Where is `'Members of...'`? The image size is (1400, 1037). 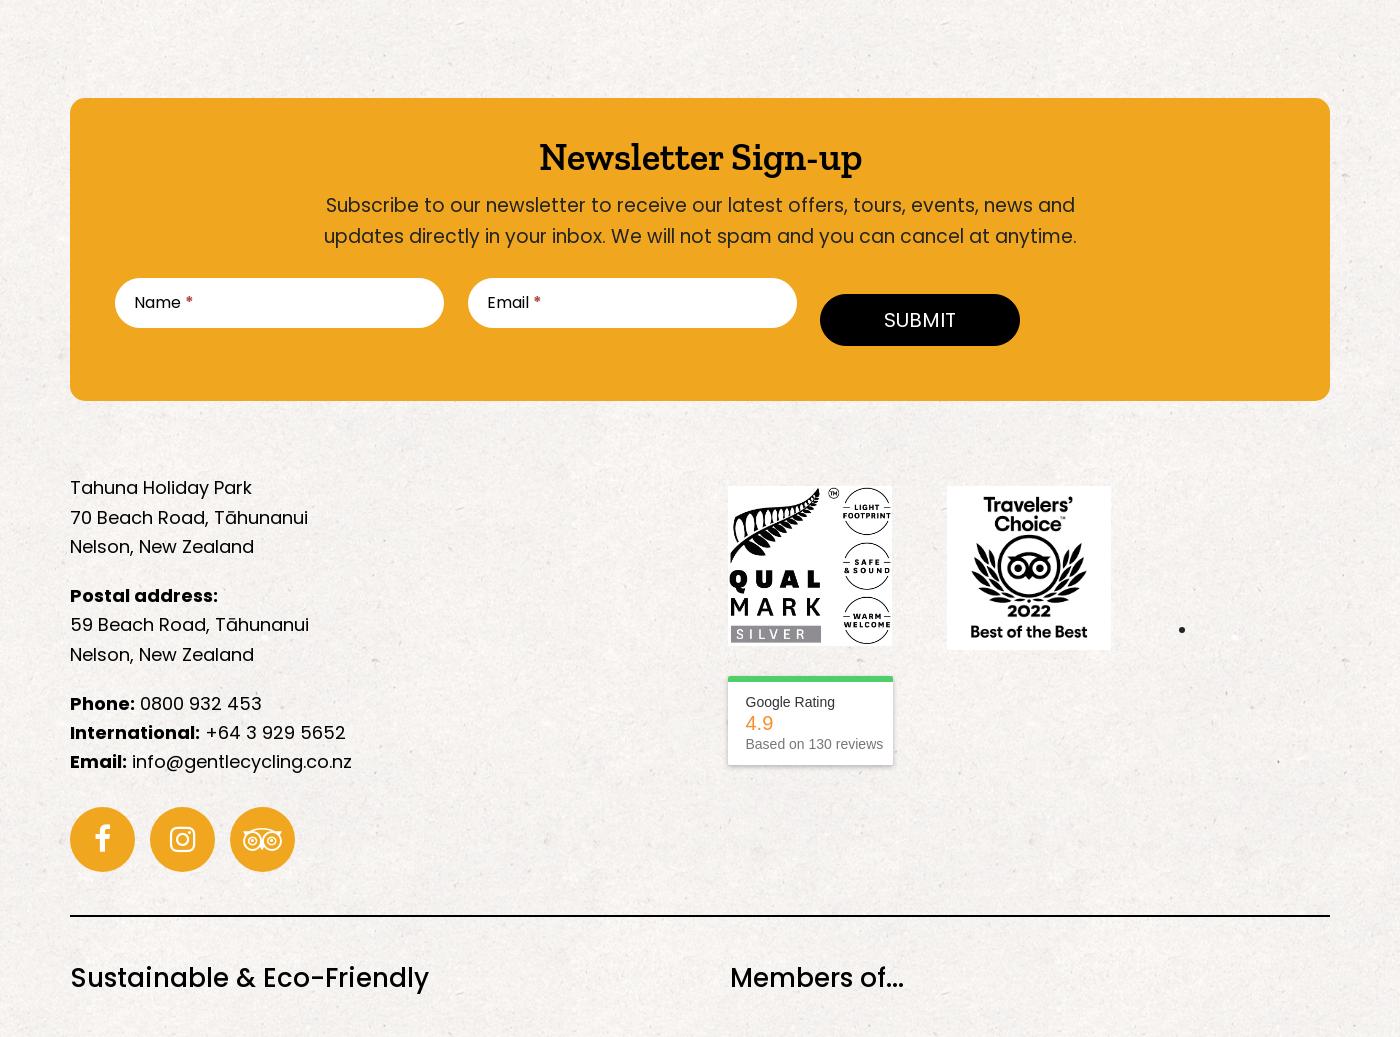
'Members of...' is located at coordinates (816, 977).